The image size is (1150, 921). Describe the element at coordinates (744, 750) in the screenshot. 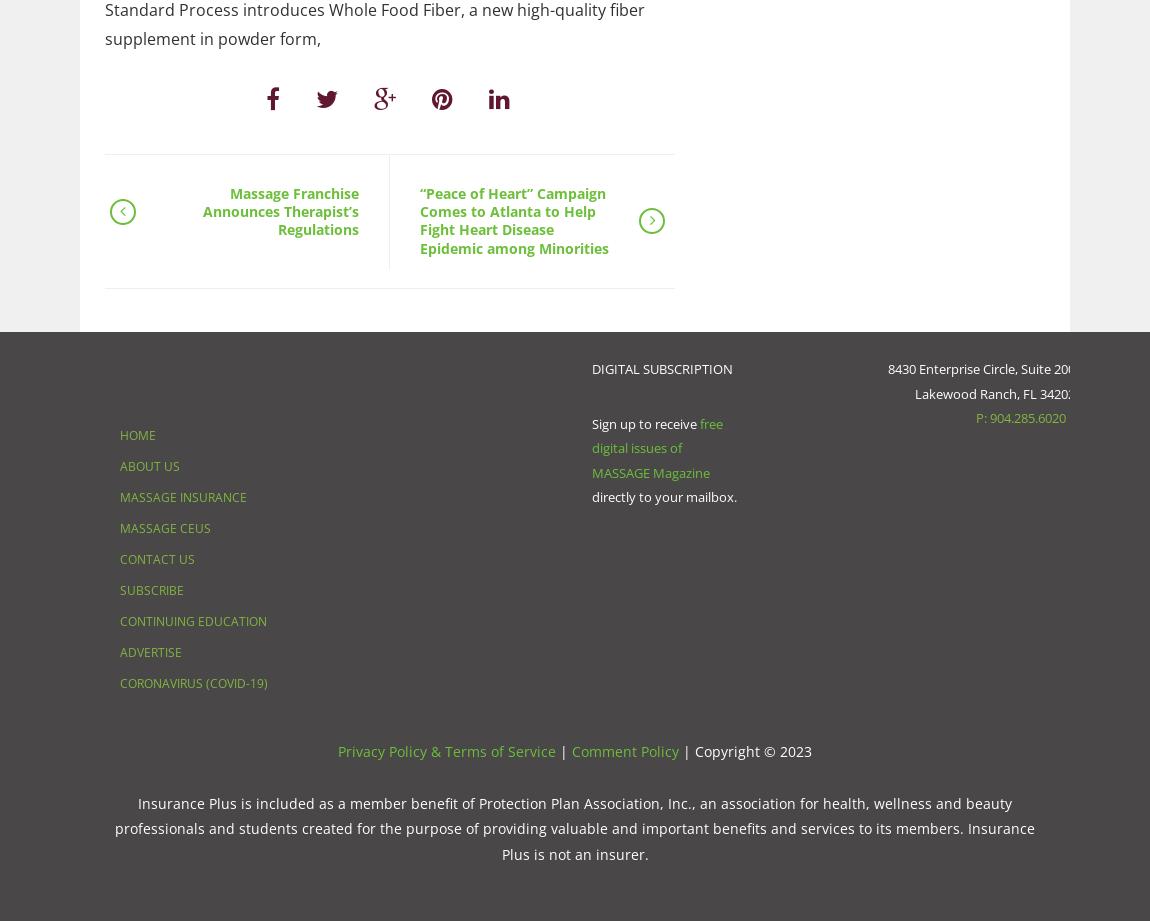

I see `'| Copyright © 2023'` at that location.